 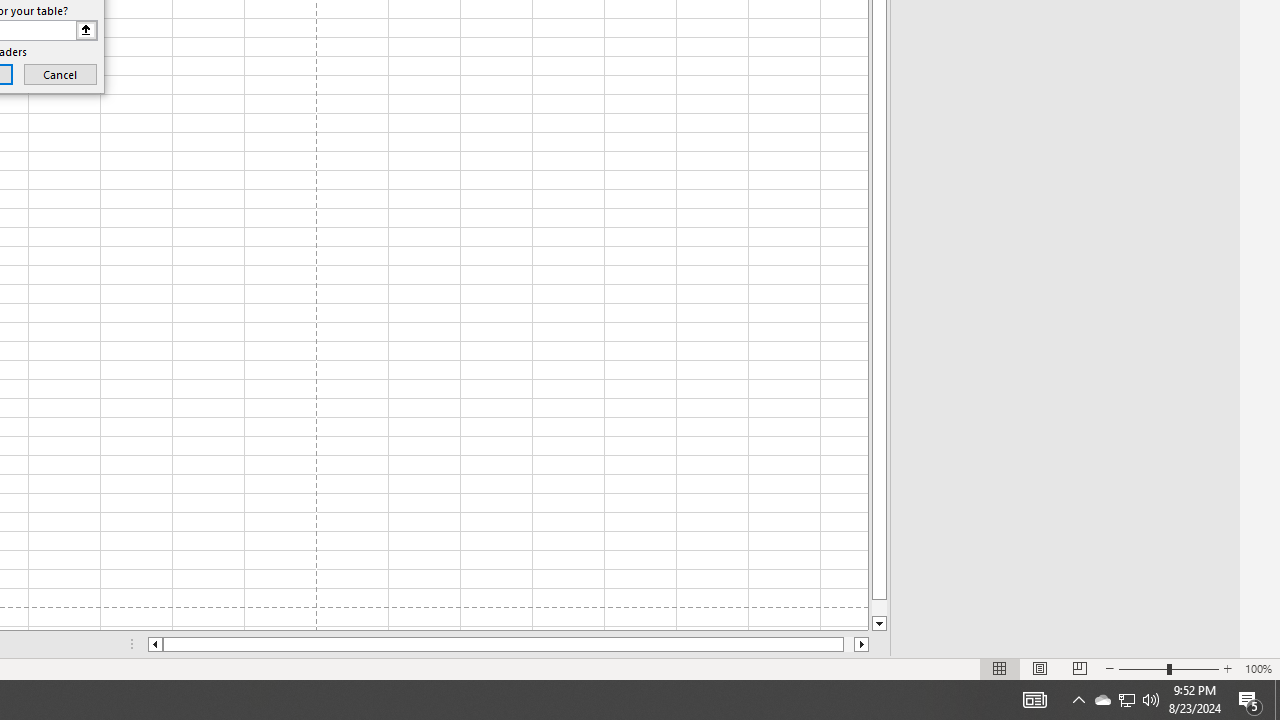 What do you see at coordinates (1226, 669) in the screenshot?
I see `'Zoom In'` at bounding box center [1226, 669].